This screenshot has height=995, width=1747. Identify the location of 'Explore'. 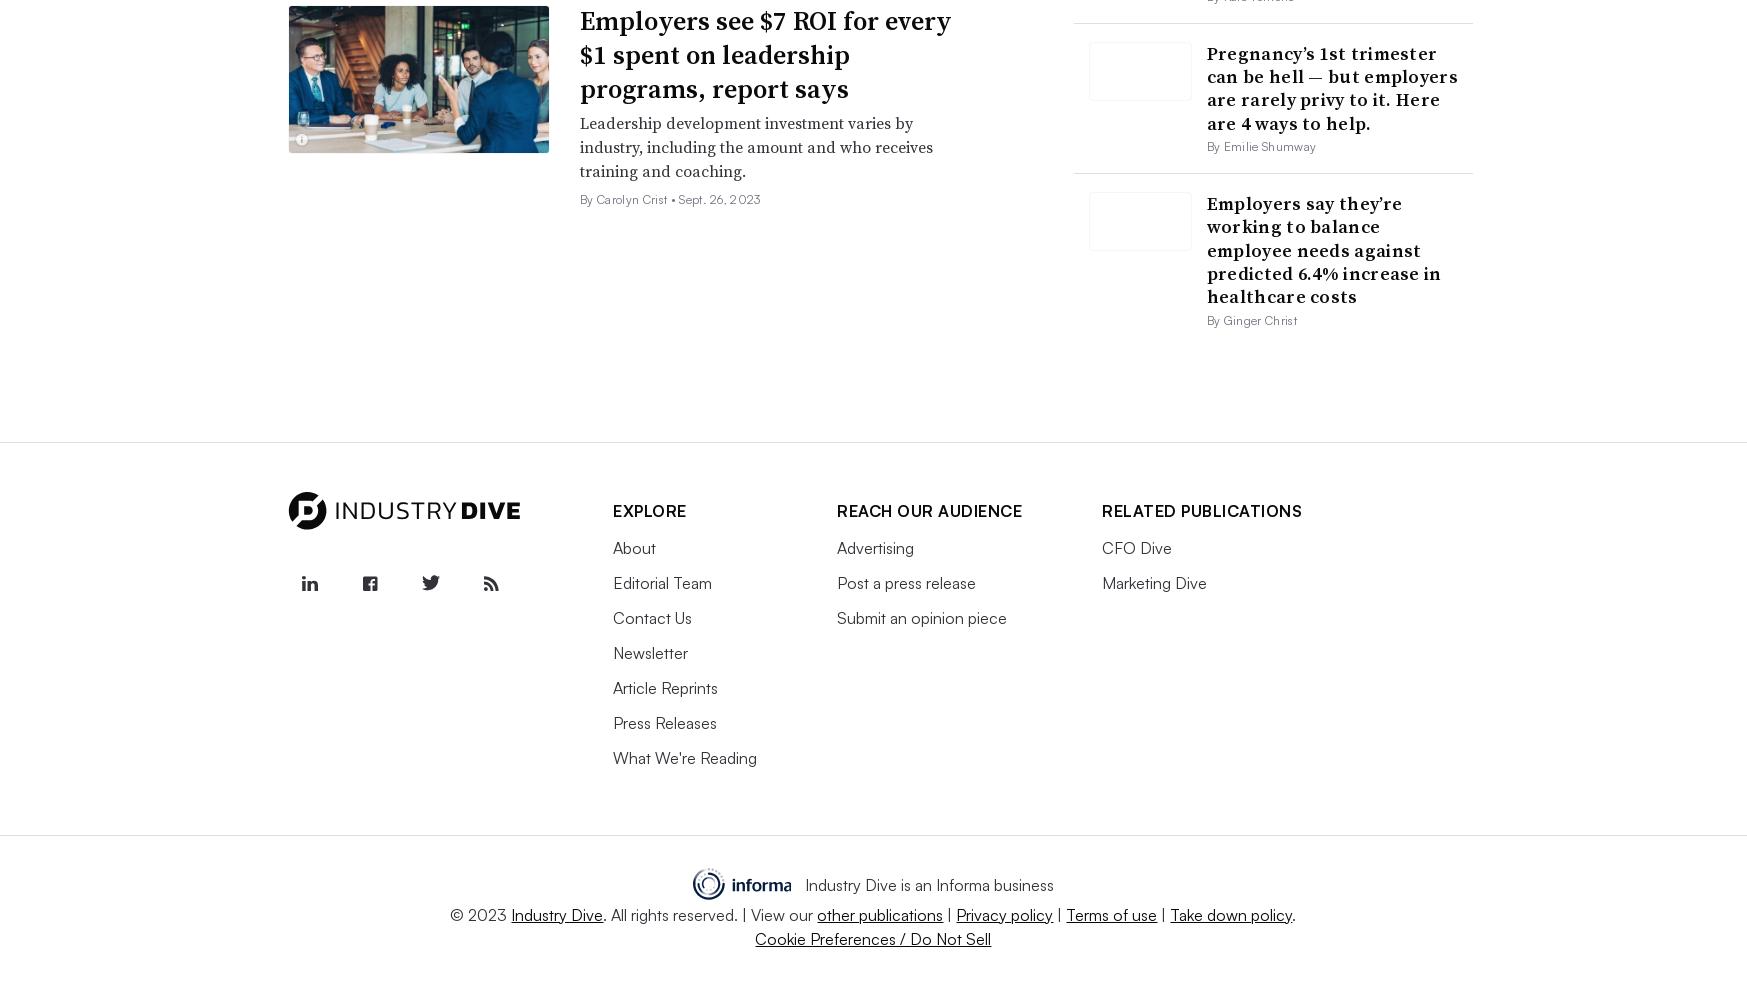
(648, 510).